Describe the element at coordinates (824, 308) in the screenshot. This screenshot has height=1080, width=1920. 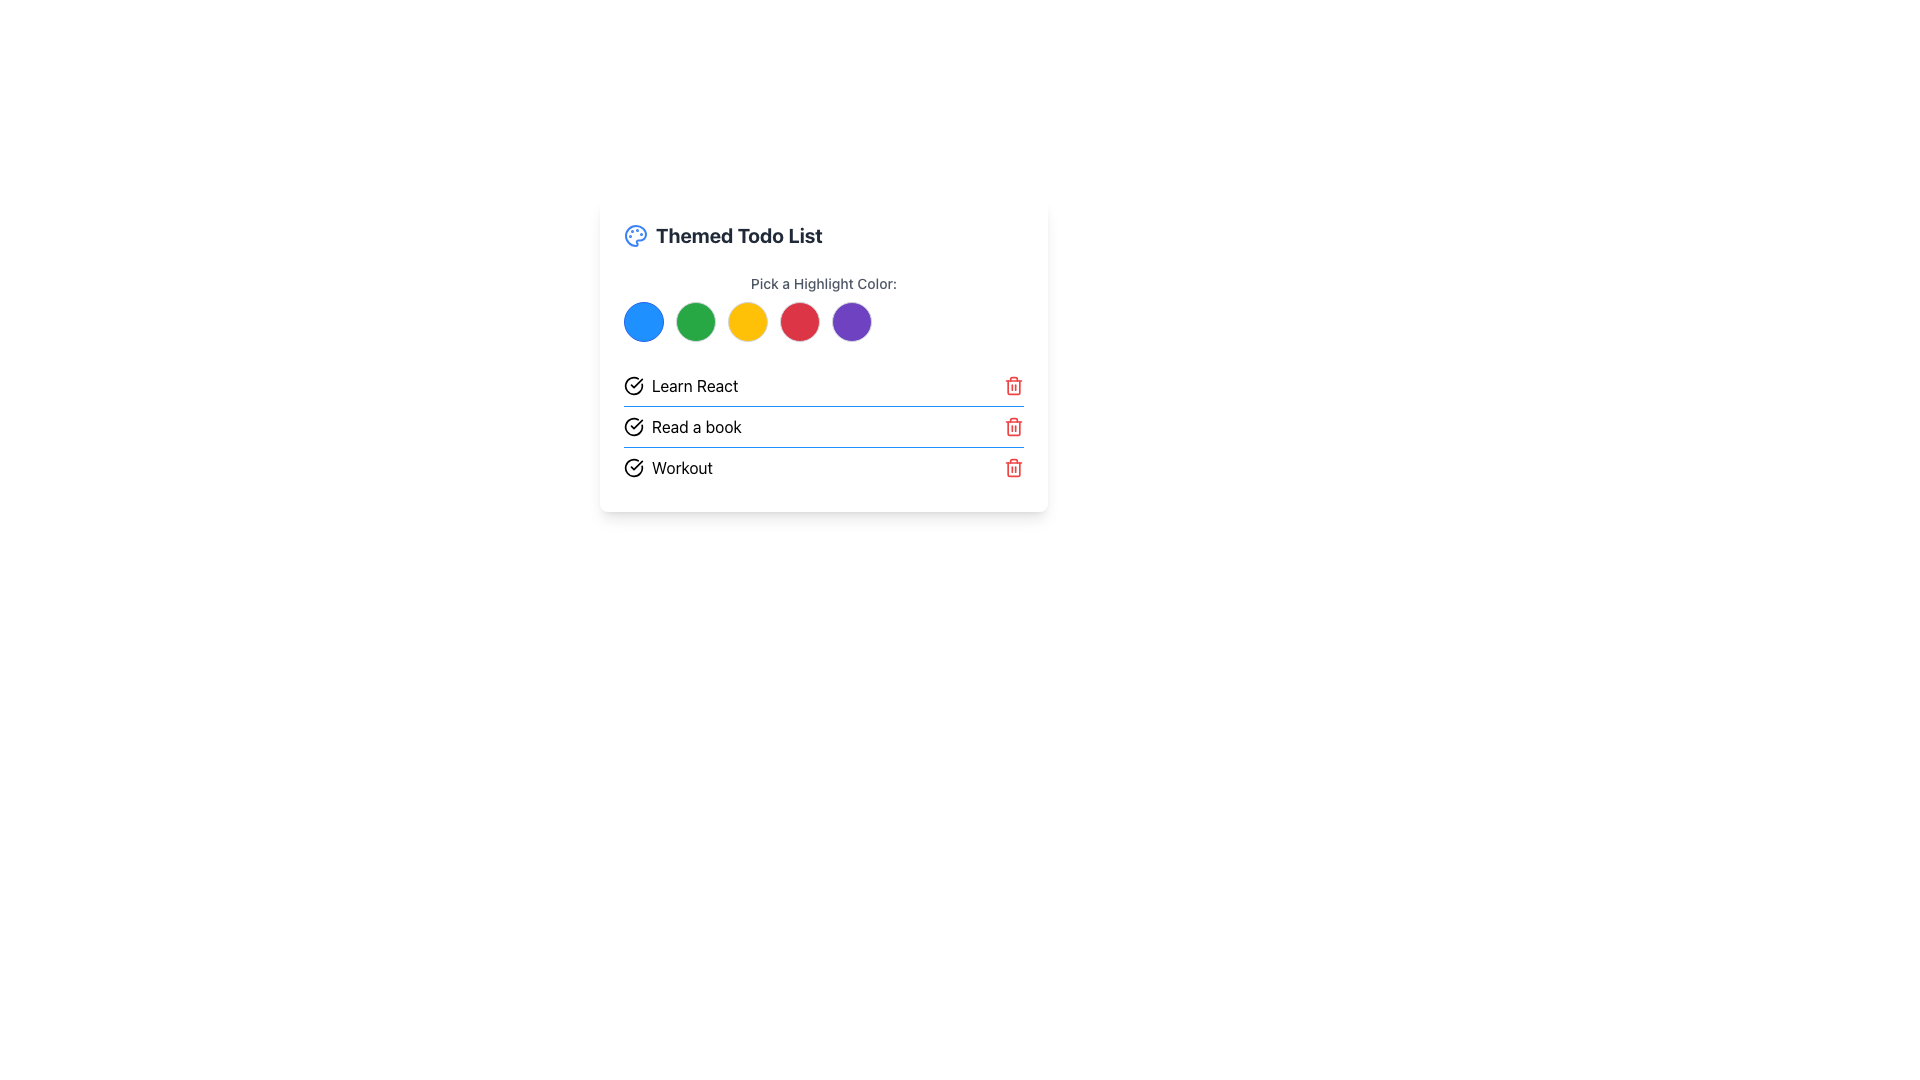
I see `the Color Picker Section located below the heading 'Themed Todo List'` at that location.